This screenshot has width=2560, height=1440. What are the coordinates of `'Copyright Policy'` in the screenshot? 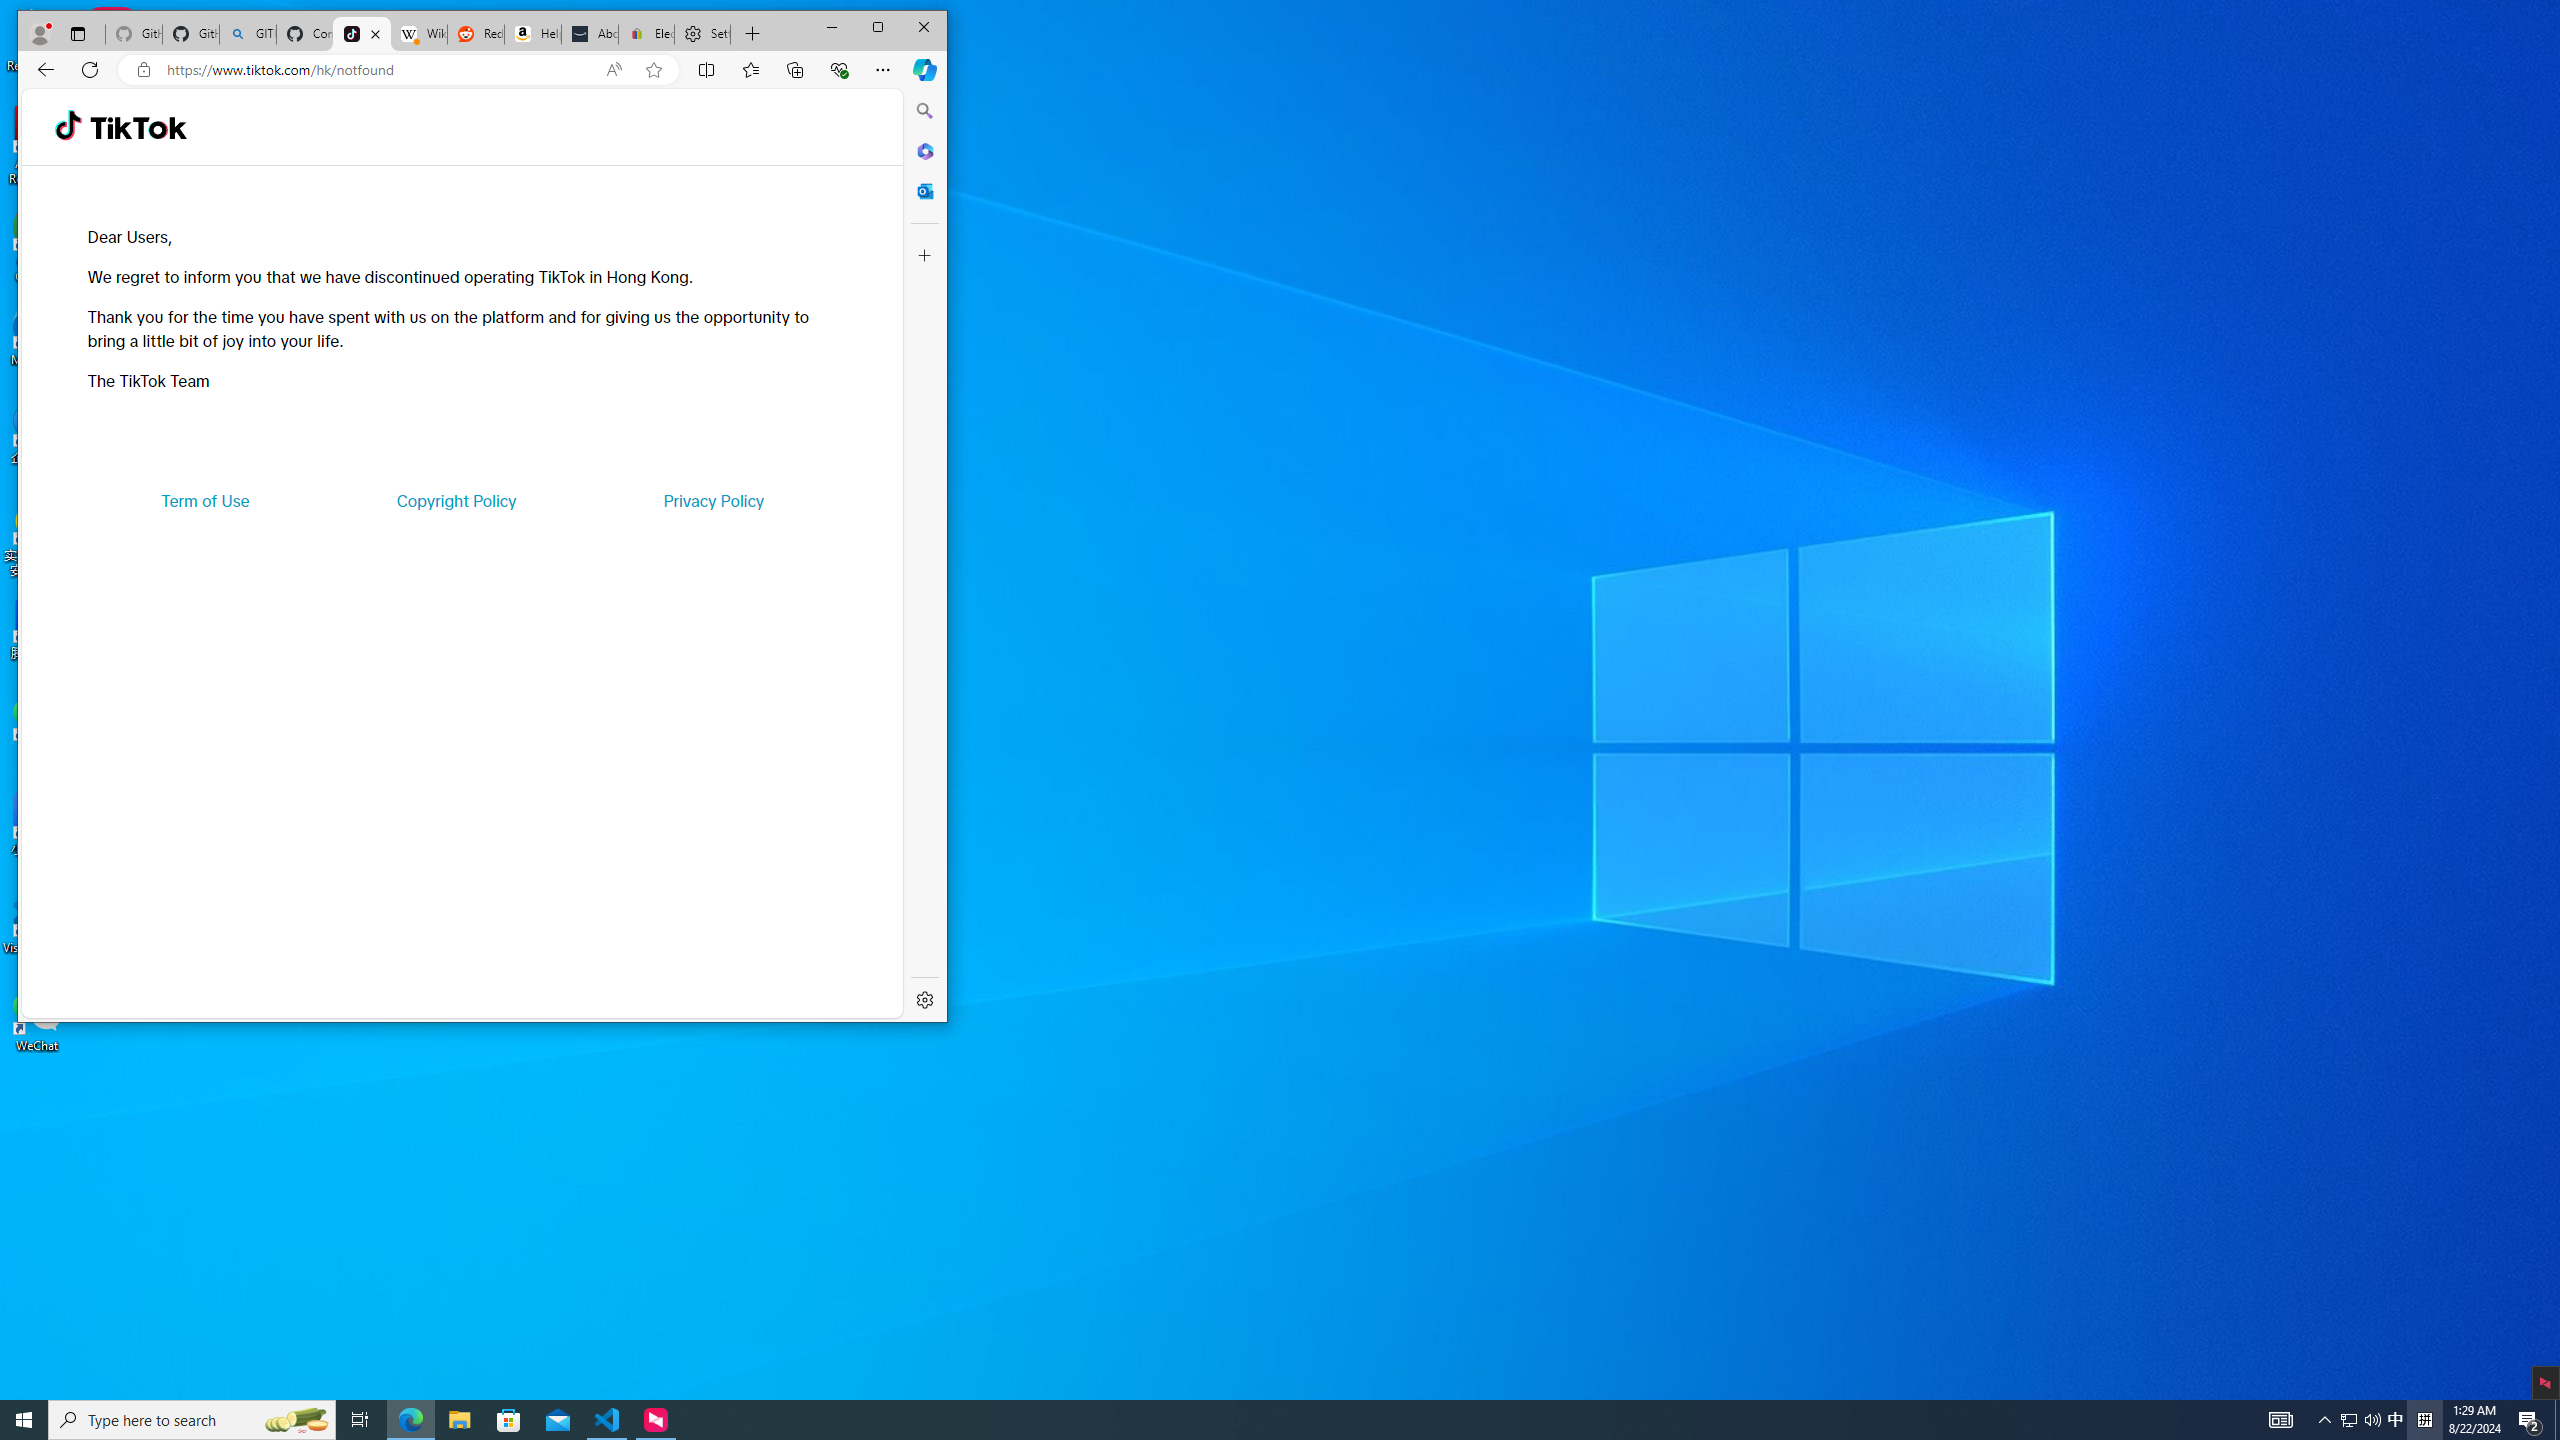 It's located at (456, 501).